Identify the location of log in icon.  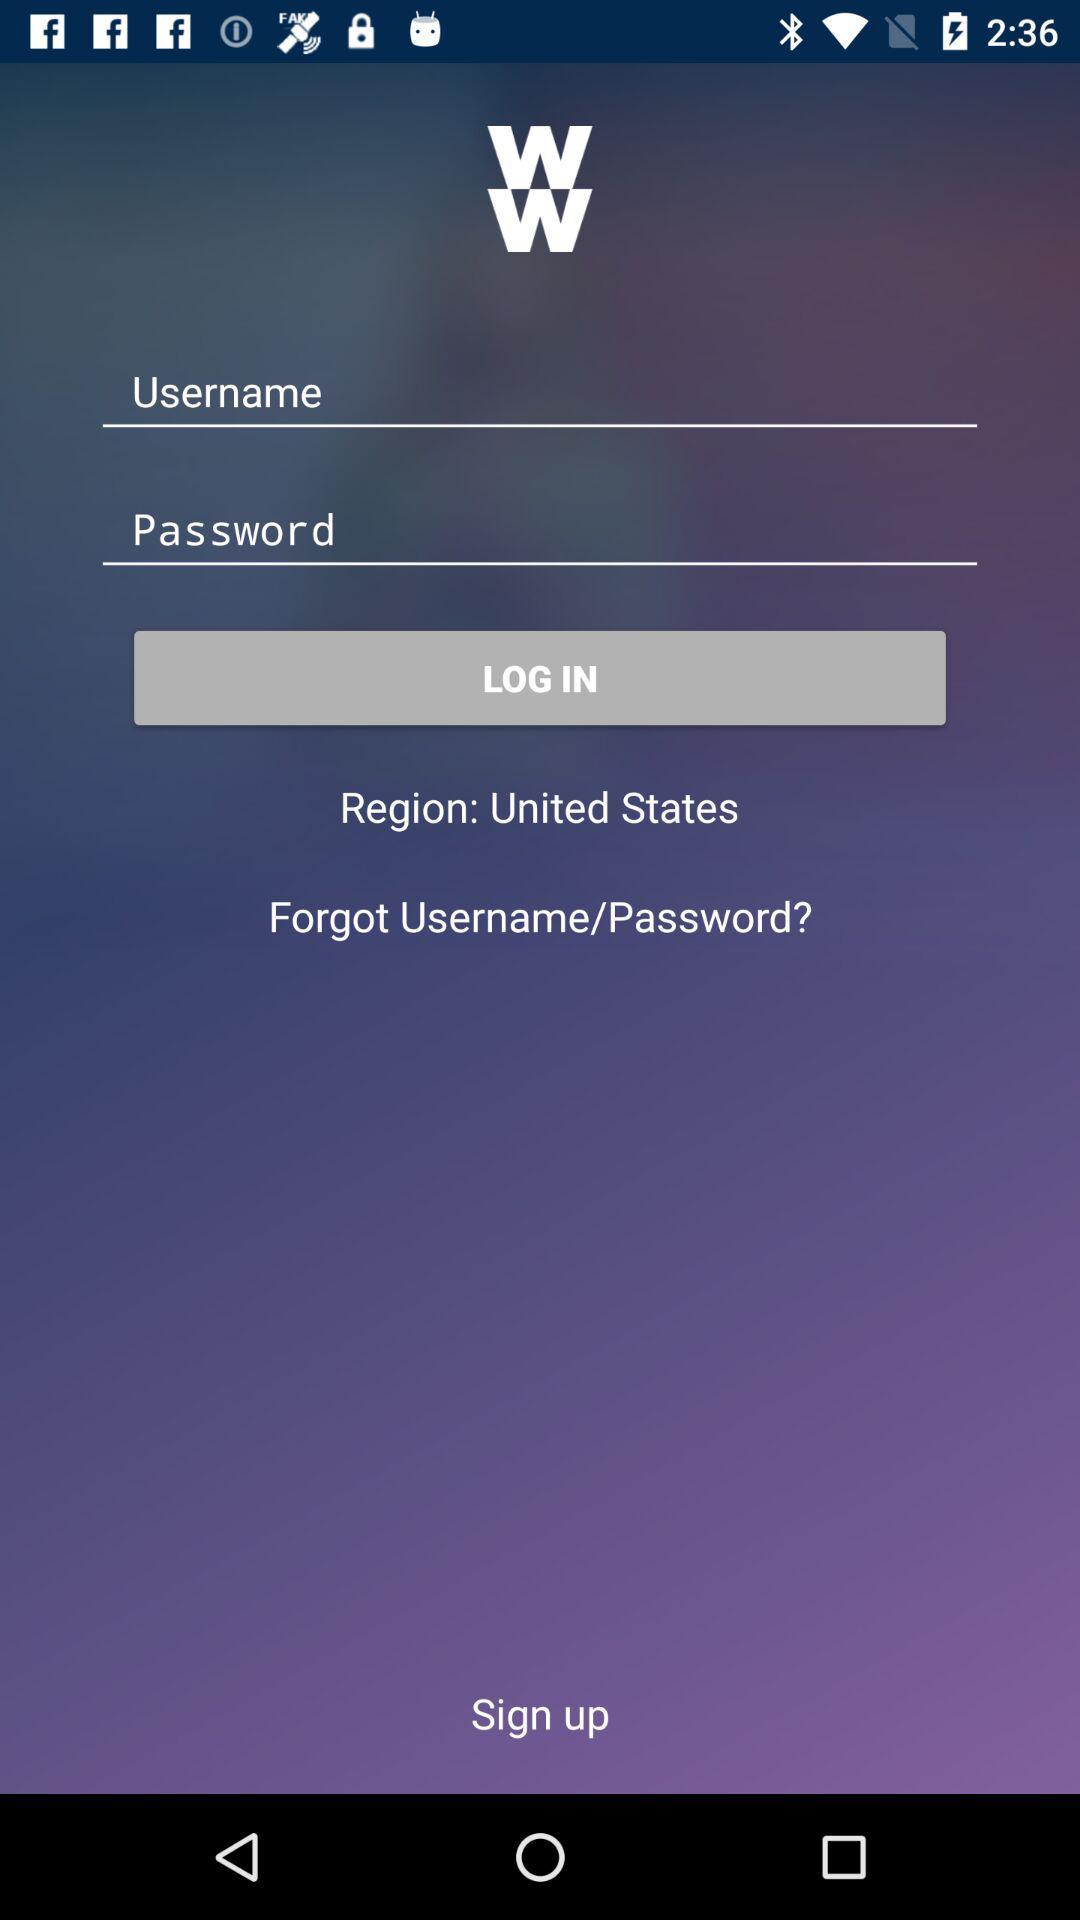
(540, 677).